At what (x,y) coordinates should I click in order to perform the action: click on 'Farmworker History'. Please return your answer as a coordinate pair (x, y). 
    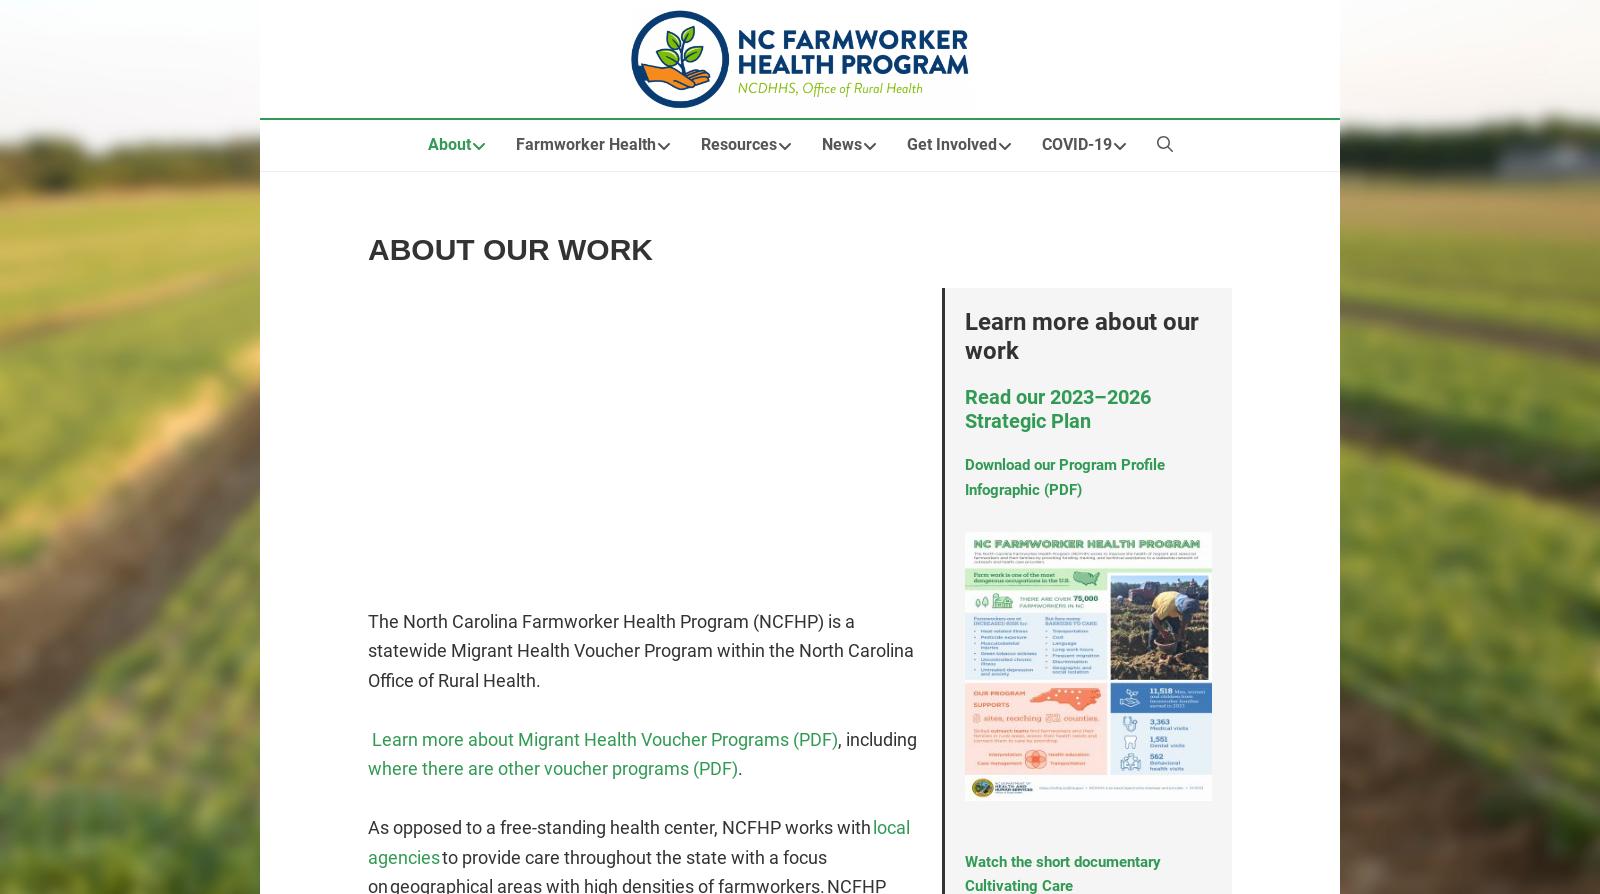
    Looking at the image, I should click on (583, 265).